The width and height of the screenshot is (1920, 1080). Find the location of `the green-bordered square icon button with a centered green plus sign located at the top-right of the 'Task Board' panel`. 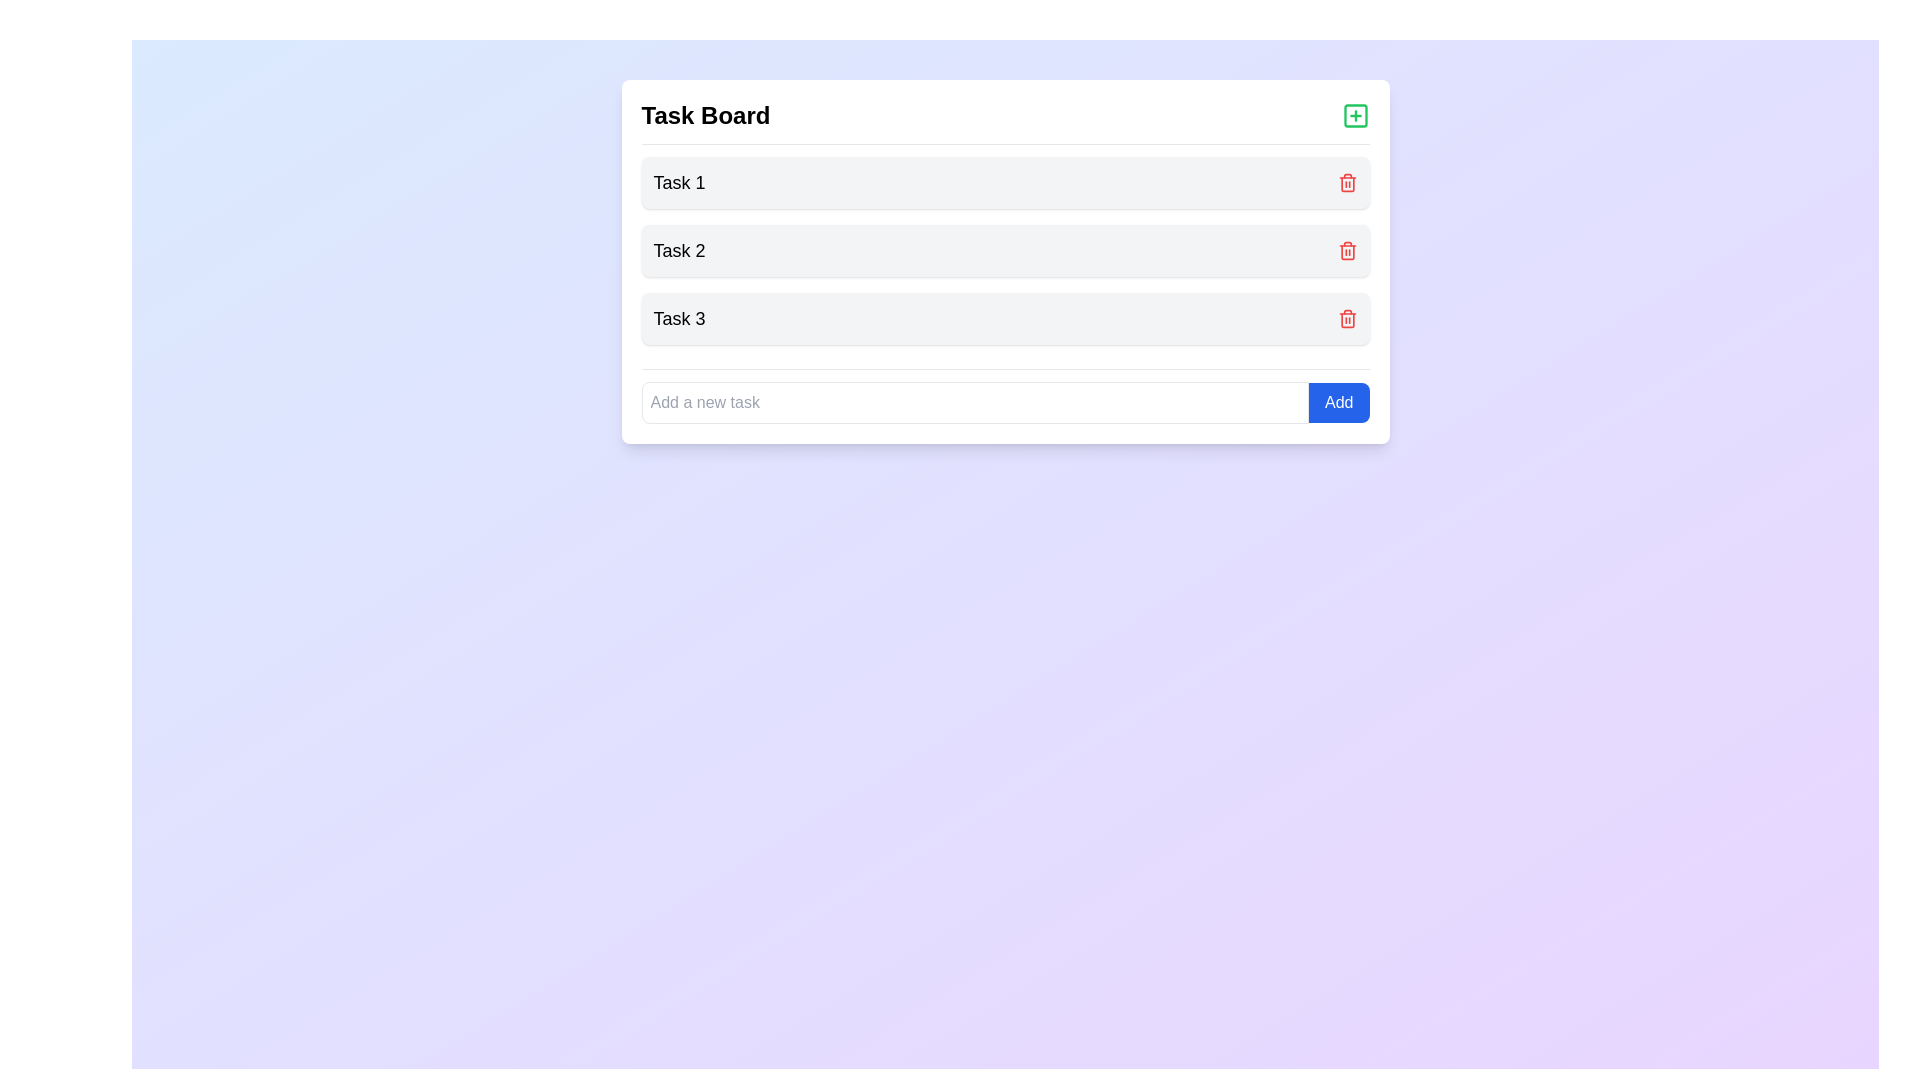

the green-bordered square icon button with a centered green plus sign located at the top-right of the 'Task Board' panel is located at coordinates (1355, 115).